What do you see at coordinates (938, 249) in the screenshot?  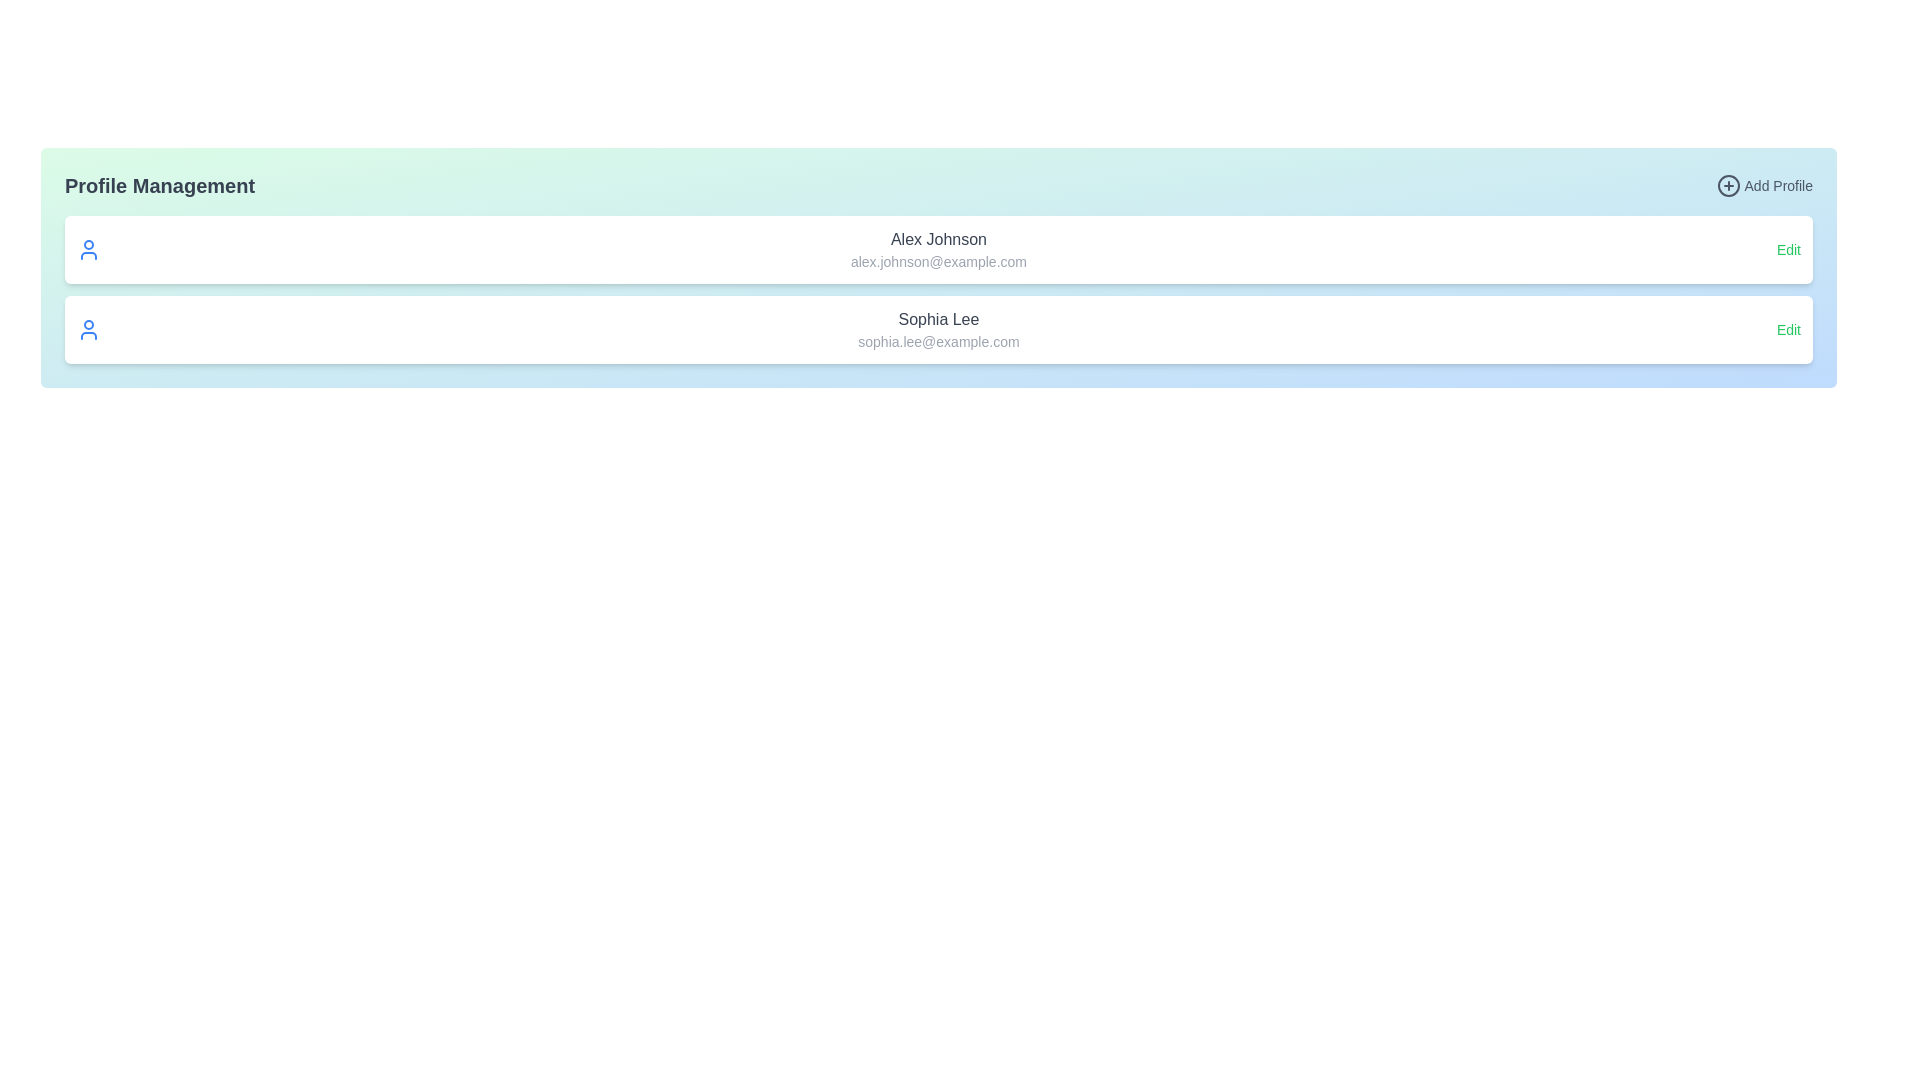 I see `the email or name on the first user profile card displayed in the list` at bounding box center [938, 249].